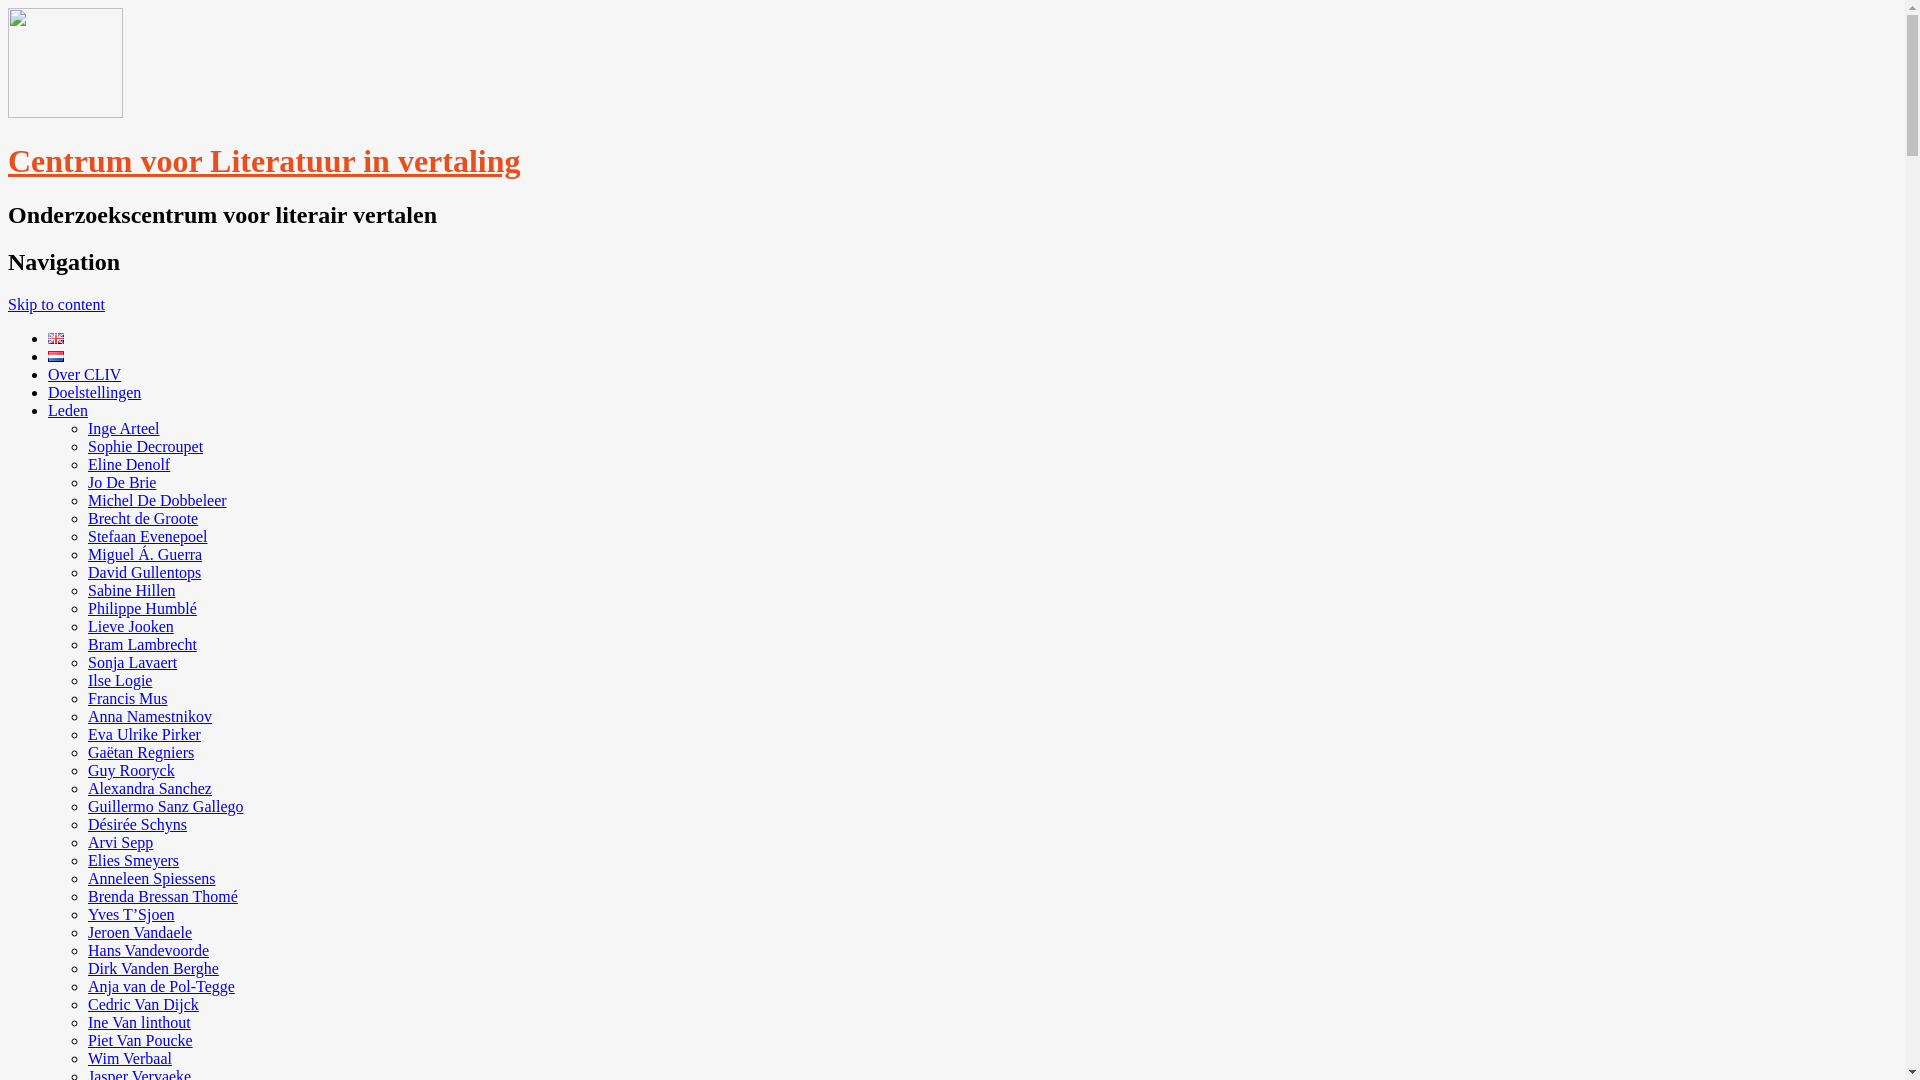  What do you see at coordinates (141, 644) in the screenshot?
I see `'Bram Lambrecht'` at bounding box center [141, 644].